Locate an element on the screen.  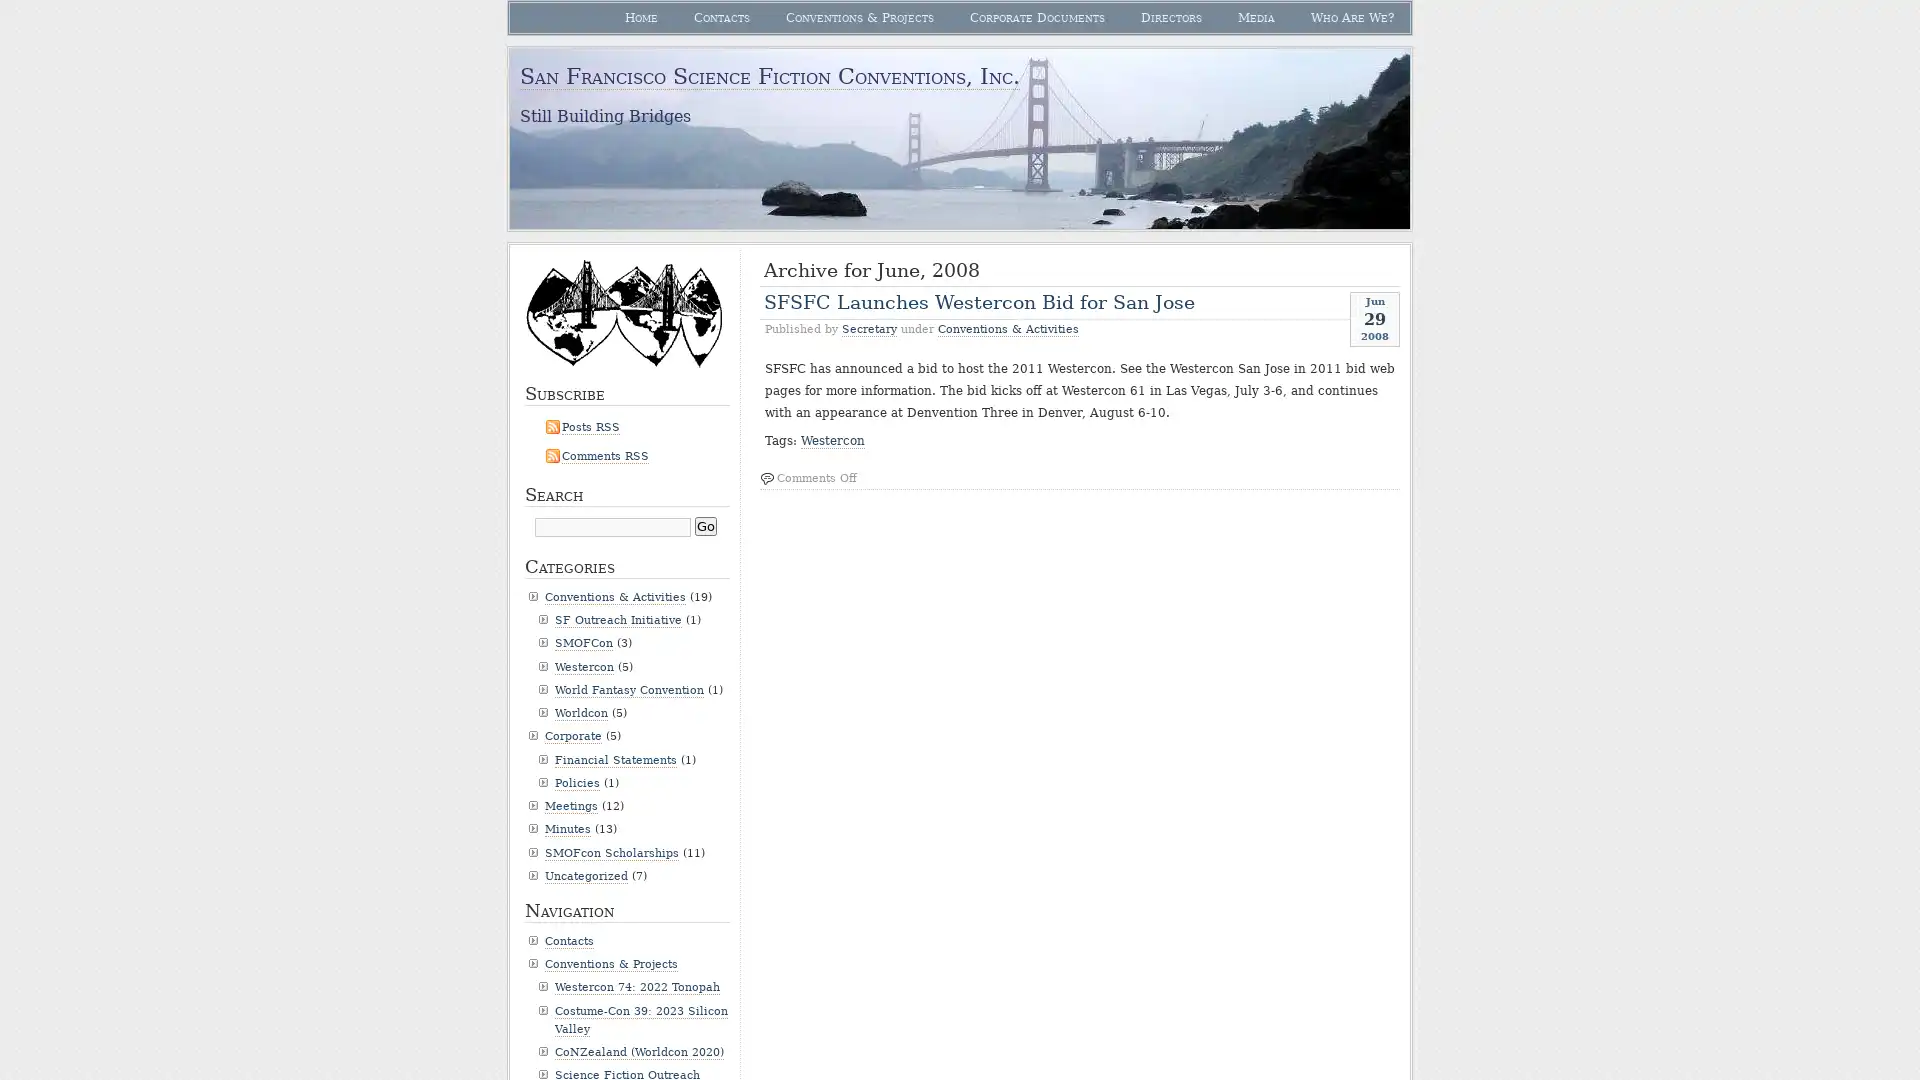
Go is located at coordinates (705, 524).